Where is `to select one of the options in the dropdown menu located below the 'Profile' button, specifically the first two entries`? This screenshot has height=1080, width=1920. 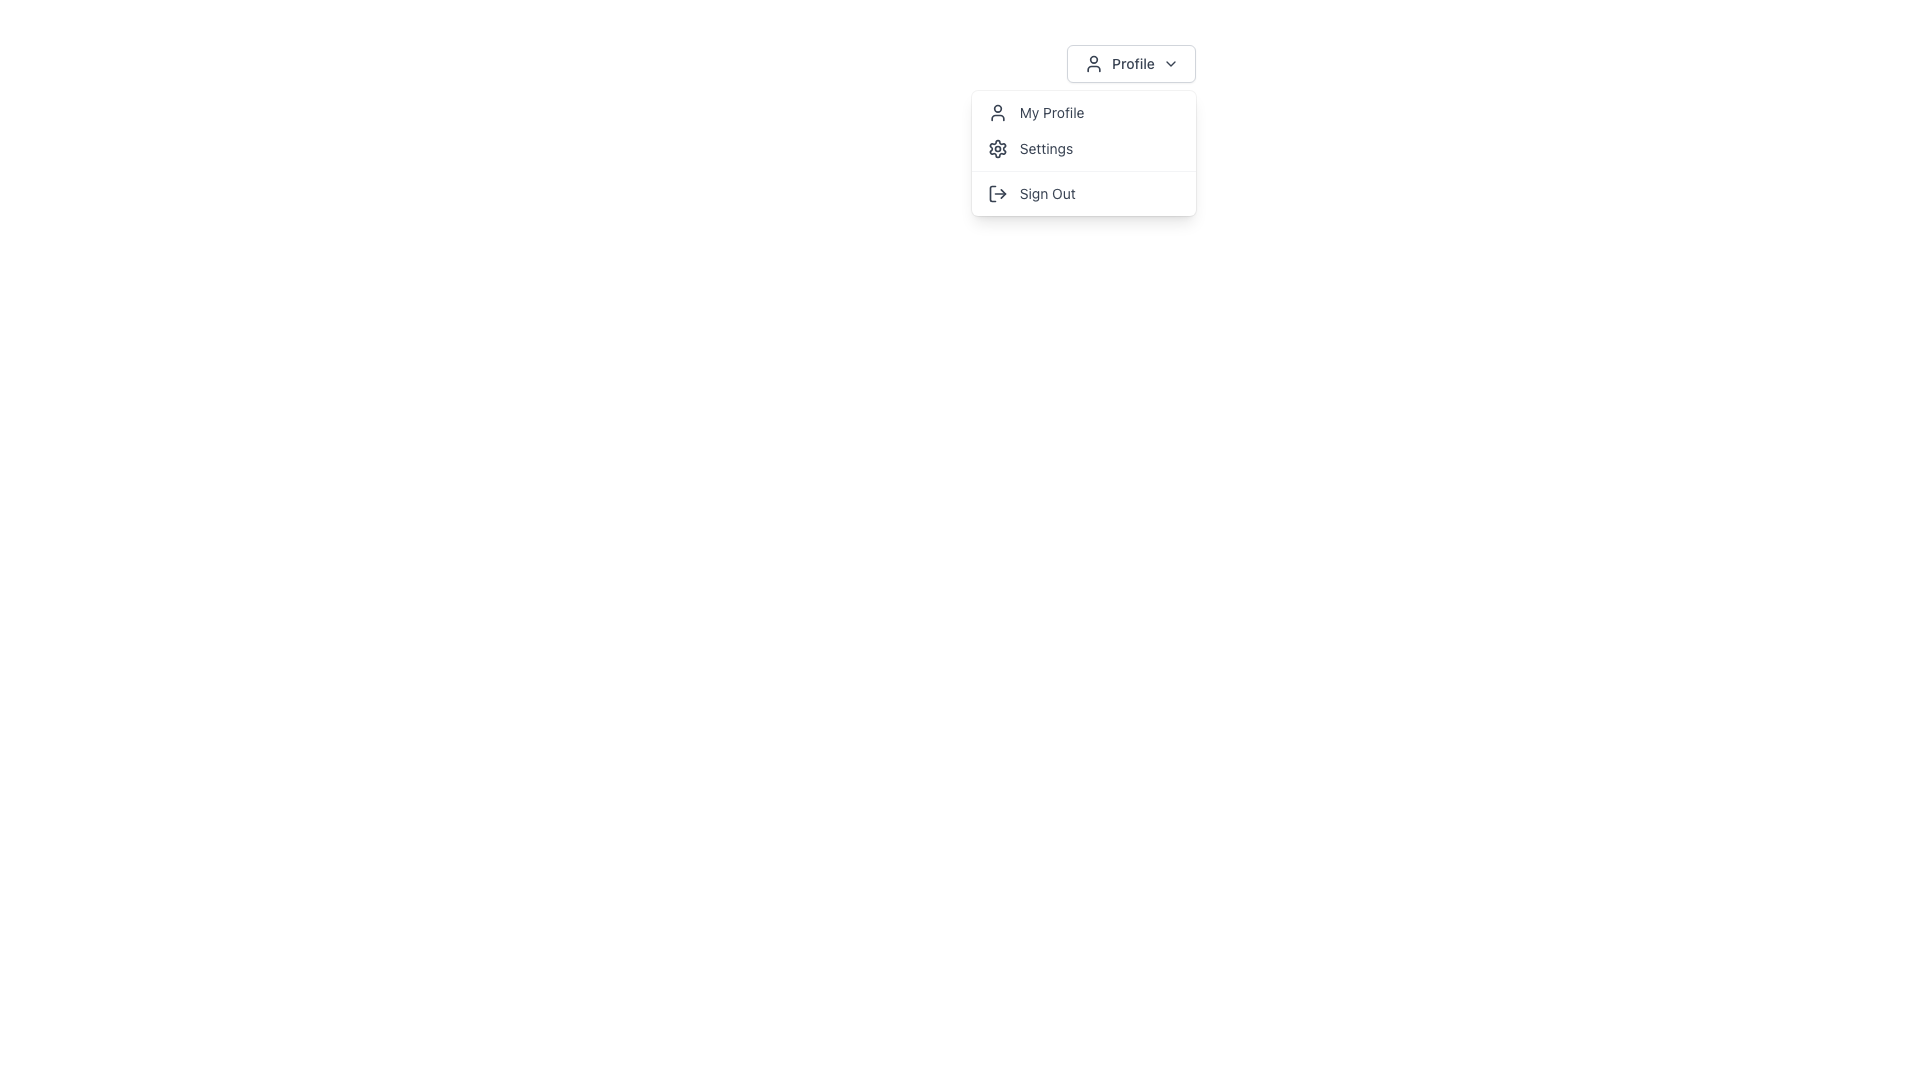
to select one of the options in the dropdown menu located below the 'Profile' button, specifically the first two entries is located at coordinates (1082, 131).